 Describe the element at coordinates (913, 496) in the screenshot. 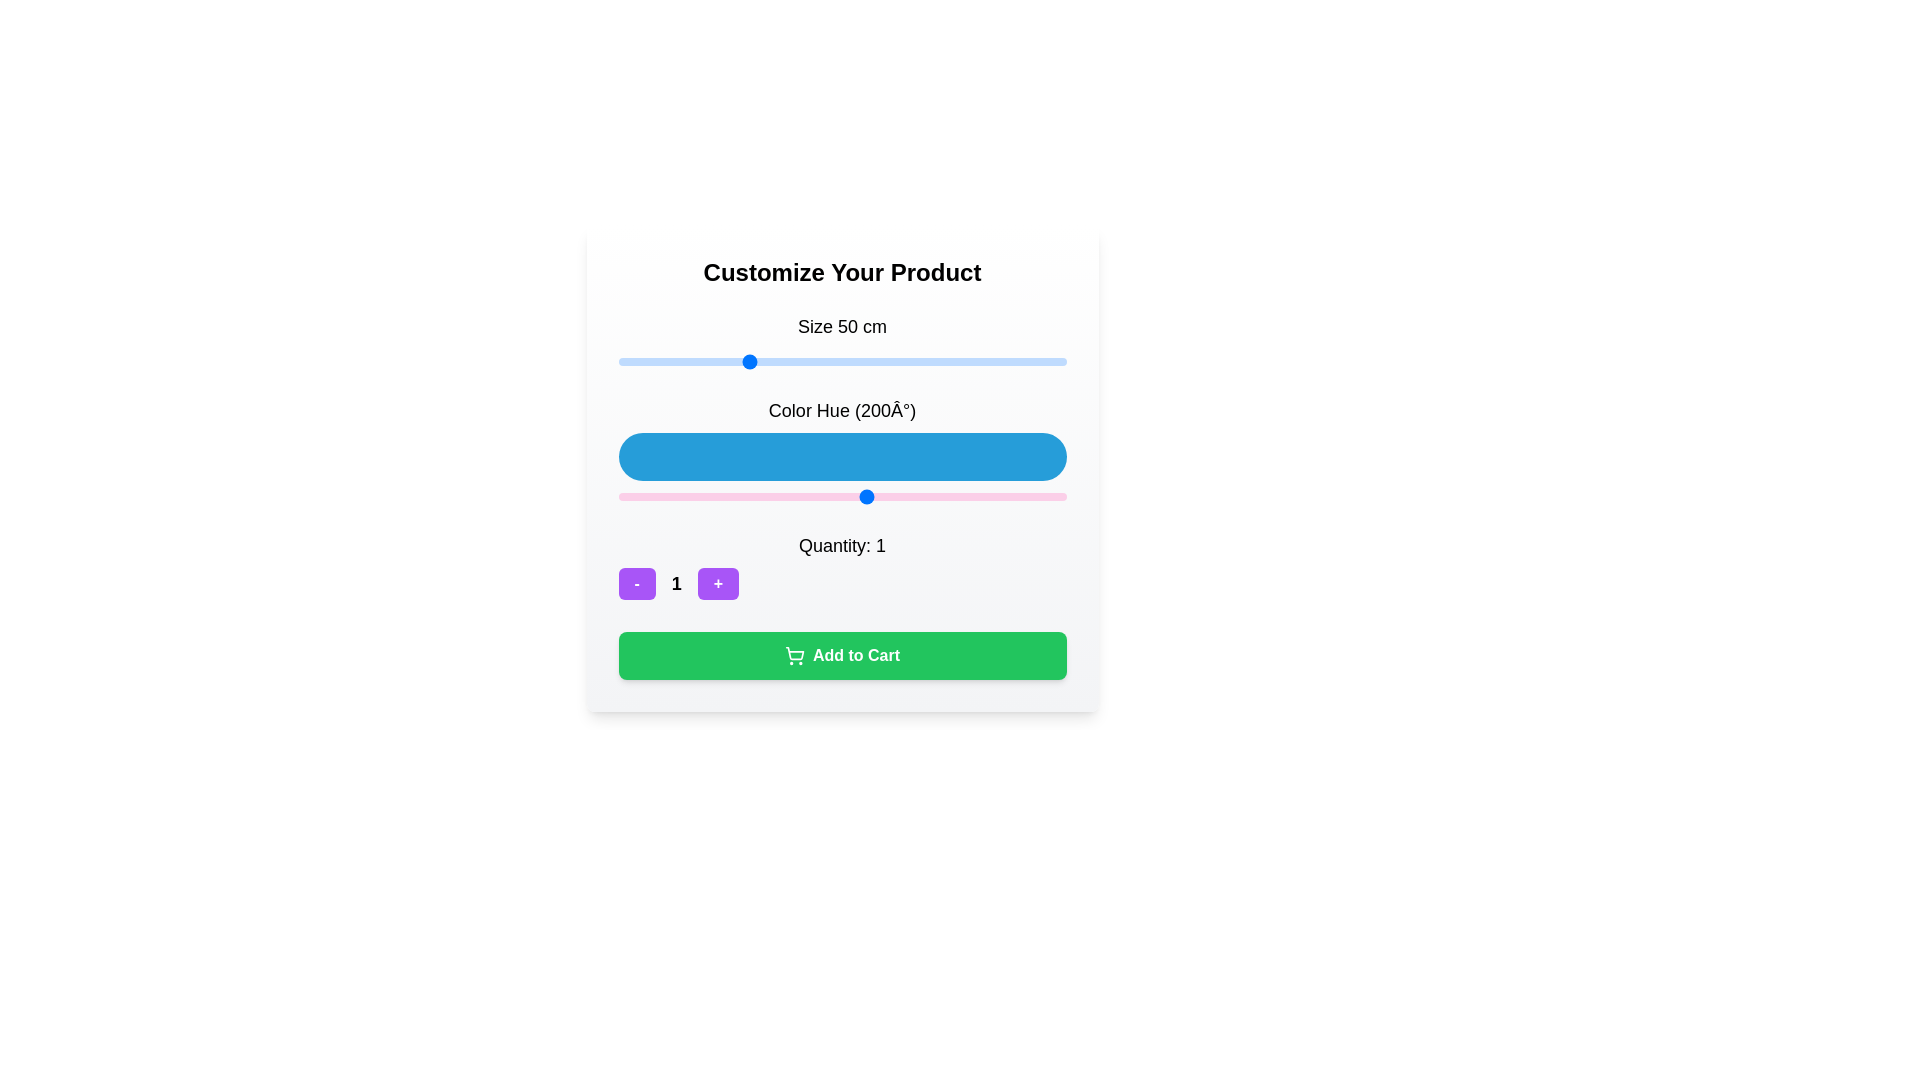

I see `the color hue slider` at that location.